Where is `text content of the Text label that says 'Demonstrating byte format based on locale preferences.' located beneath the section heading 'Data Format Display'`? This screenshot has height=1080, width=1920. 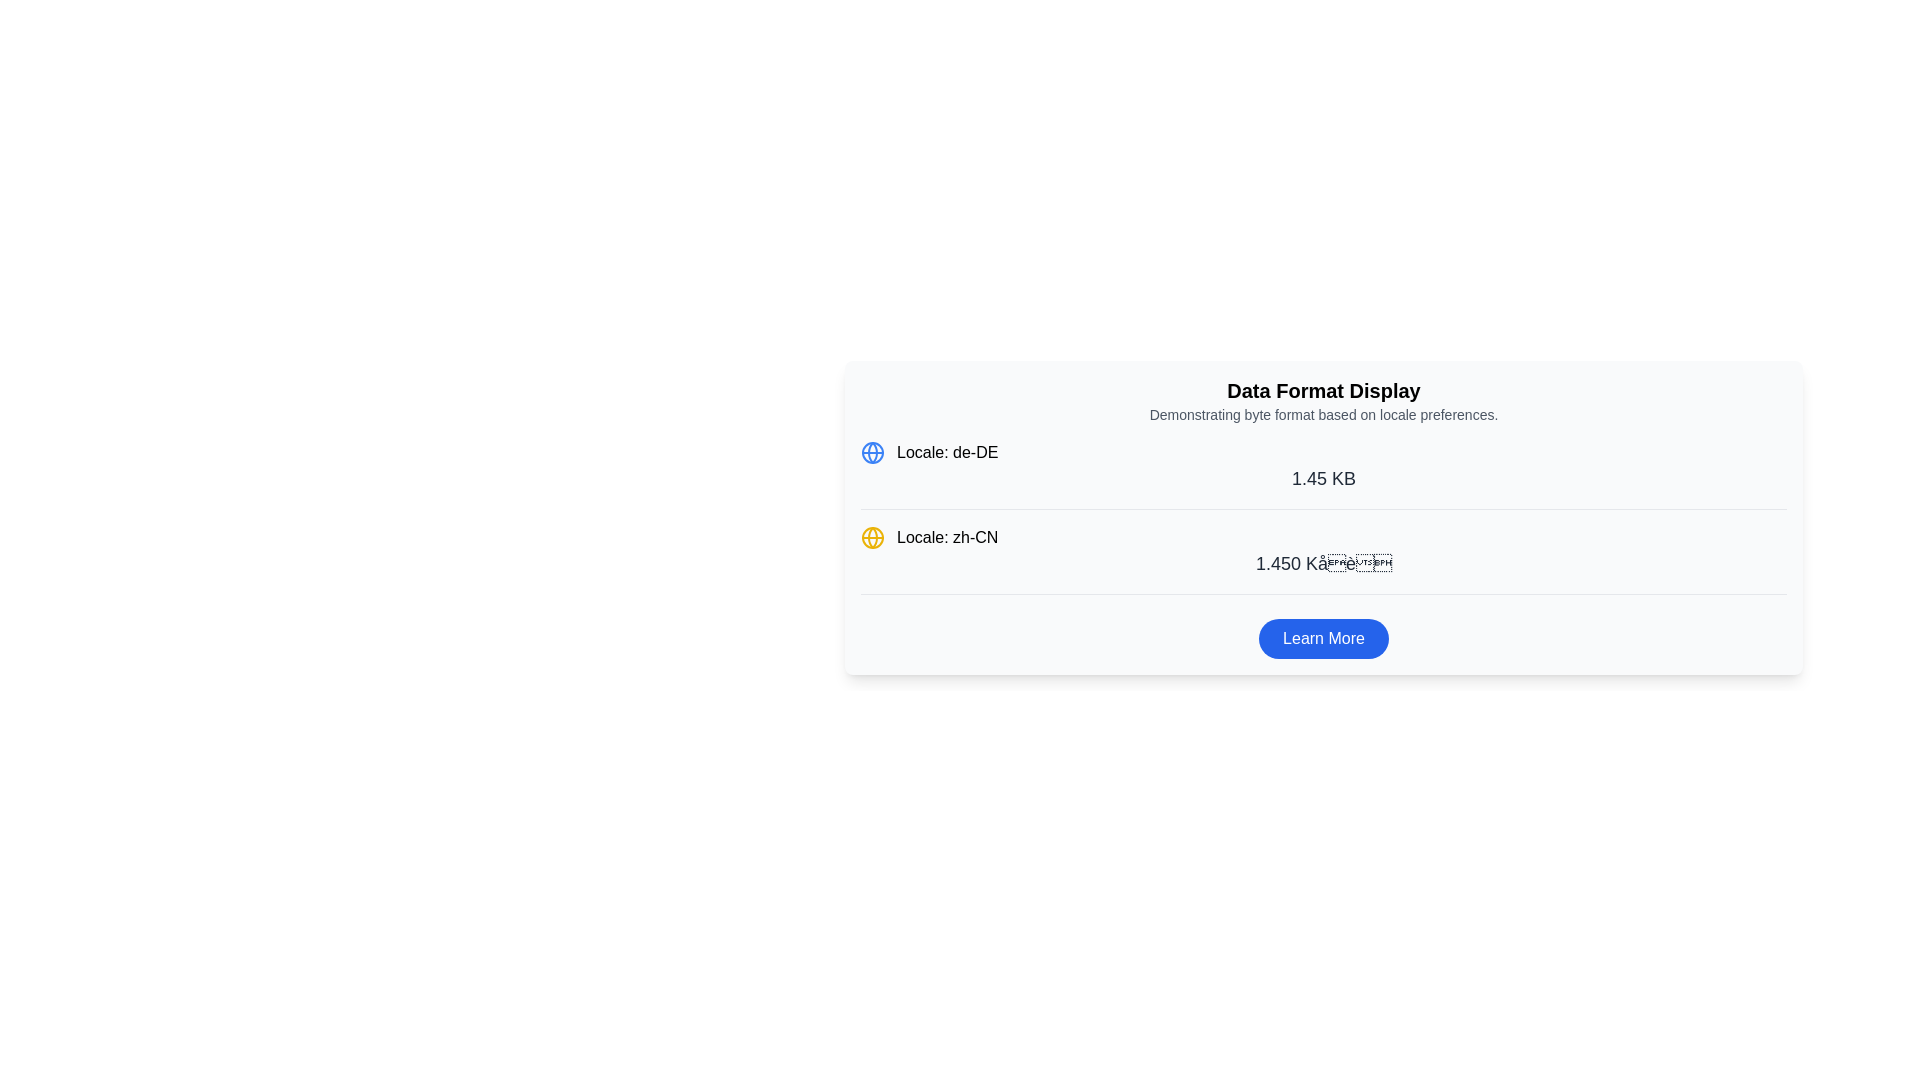
text content of the Text label that says 'Demonstrating byte format based on locale preferences.' located beneath the section heading 'Data Format Display' is located at coordinates (1324, 414).